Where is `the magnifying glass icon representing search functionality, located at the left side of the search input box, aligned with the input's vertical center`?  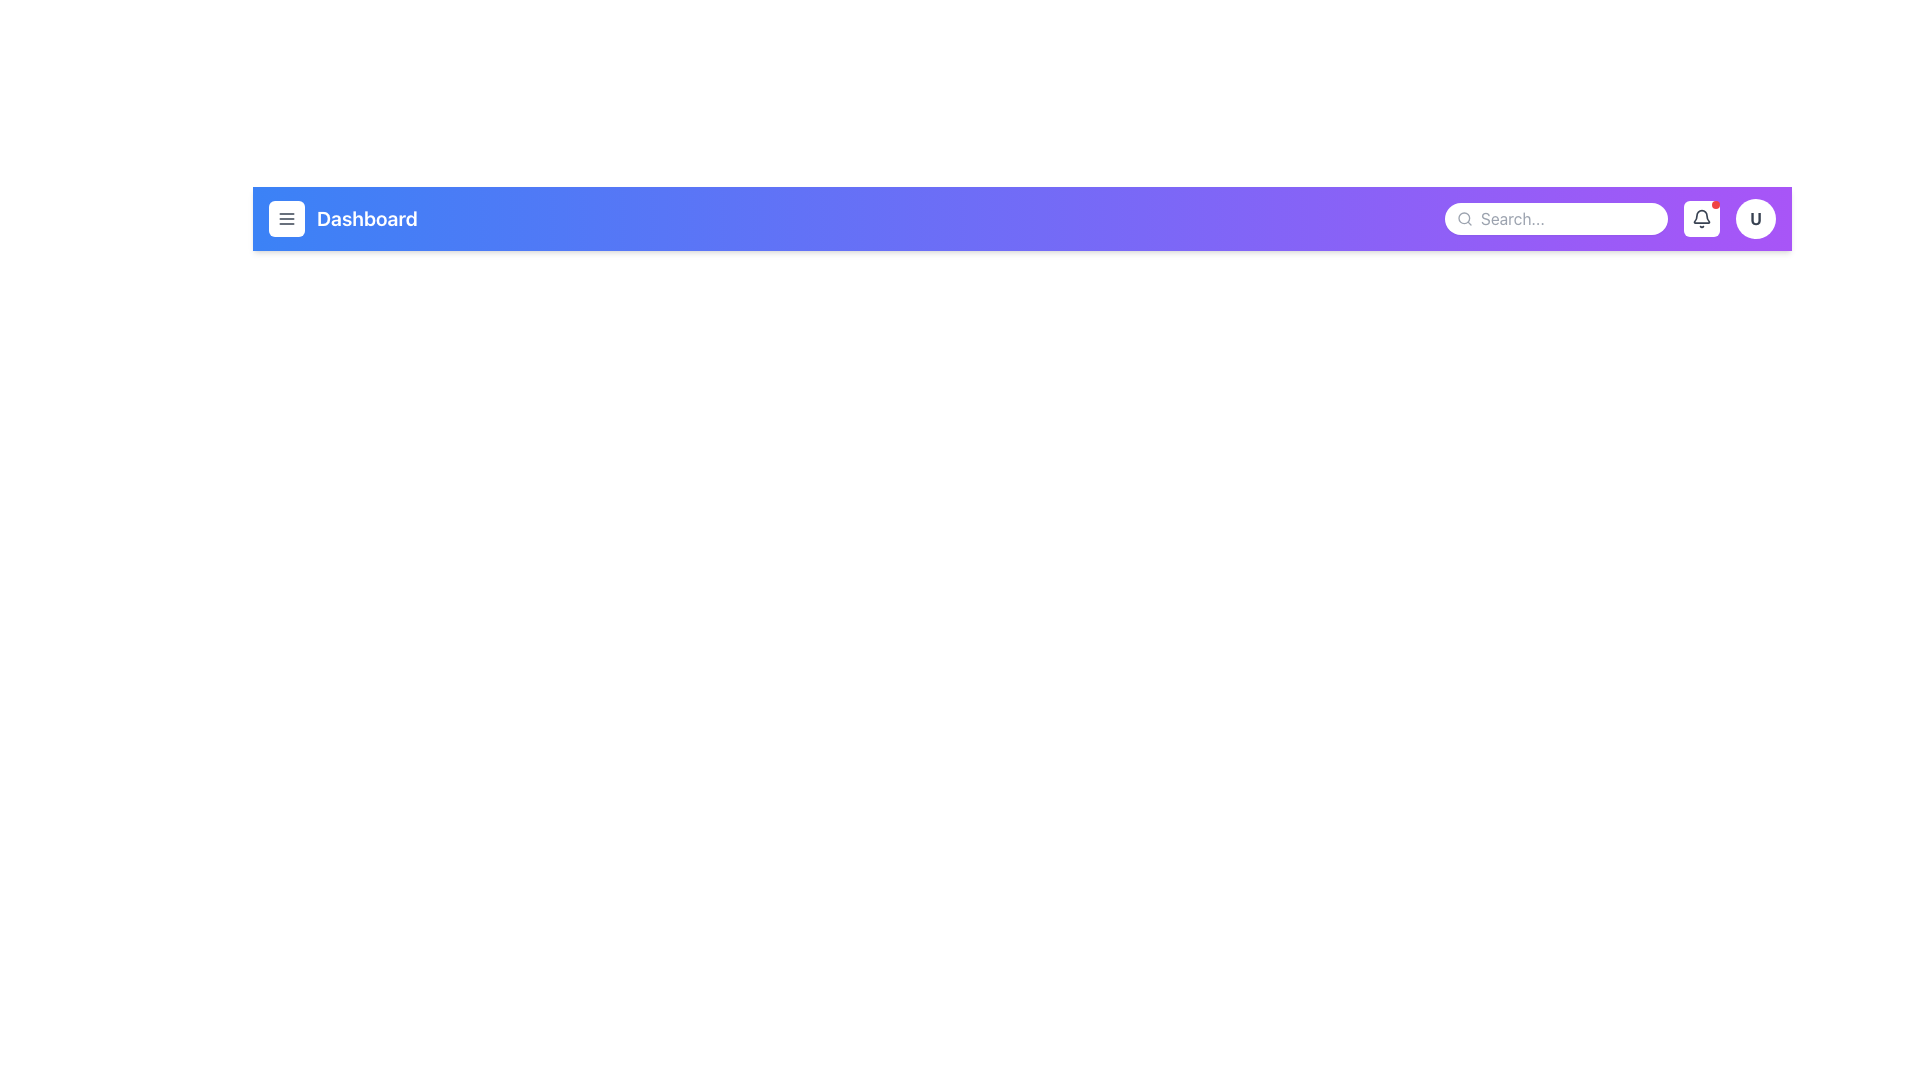 the magnifying glass icon representing search functionality, located at the left side of the search input box, aligned with the input's vertical center is located at coordinates (1464, 219).